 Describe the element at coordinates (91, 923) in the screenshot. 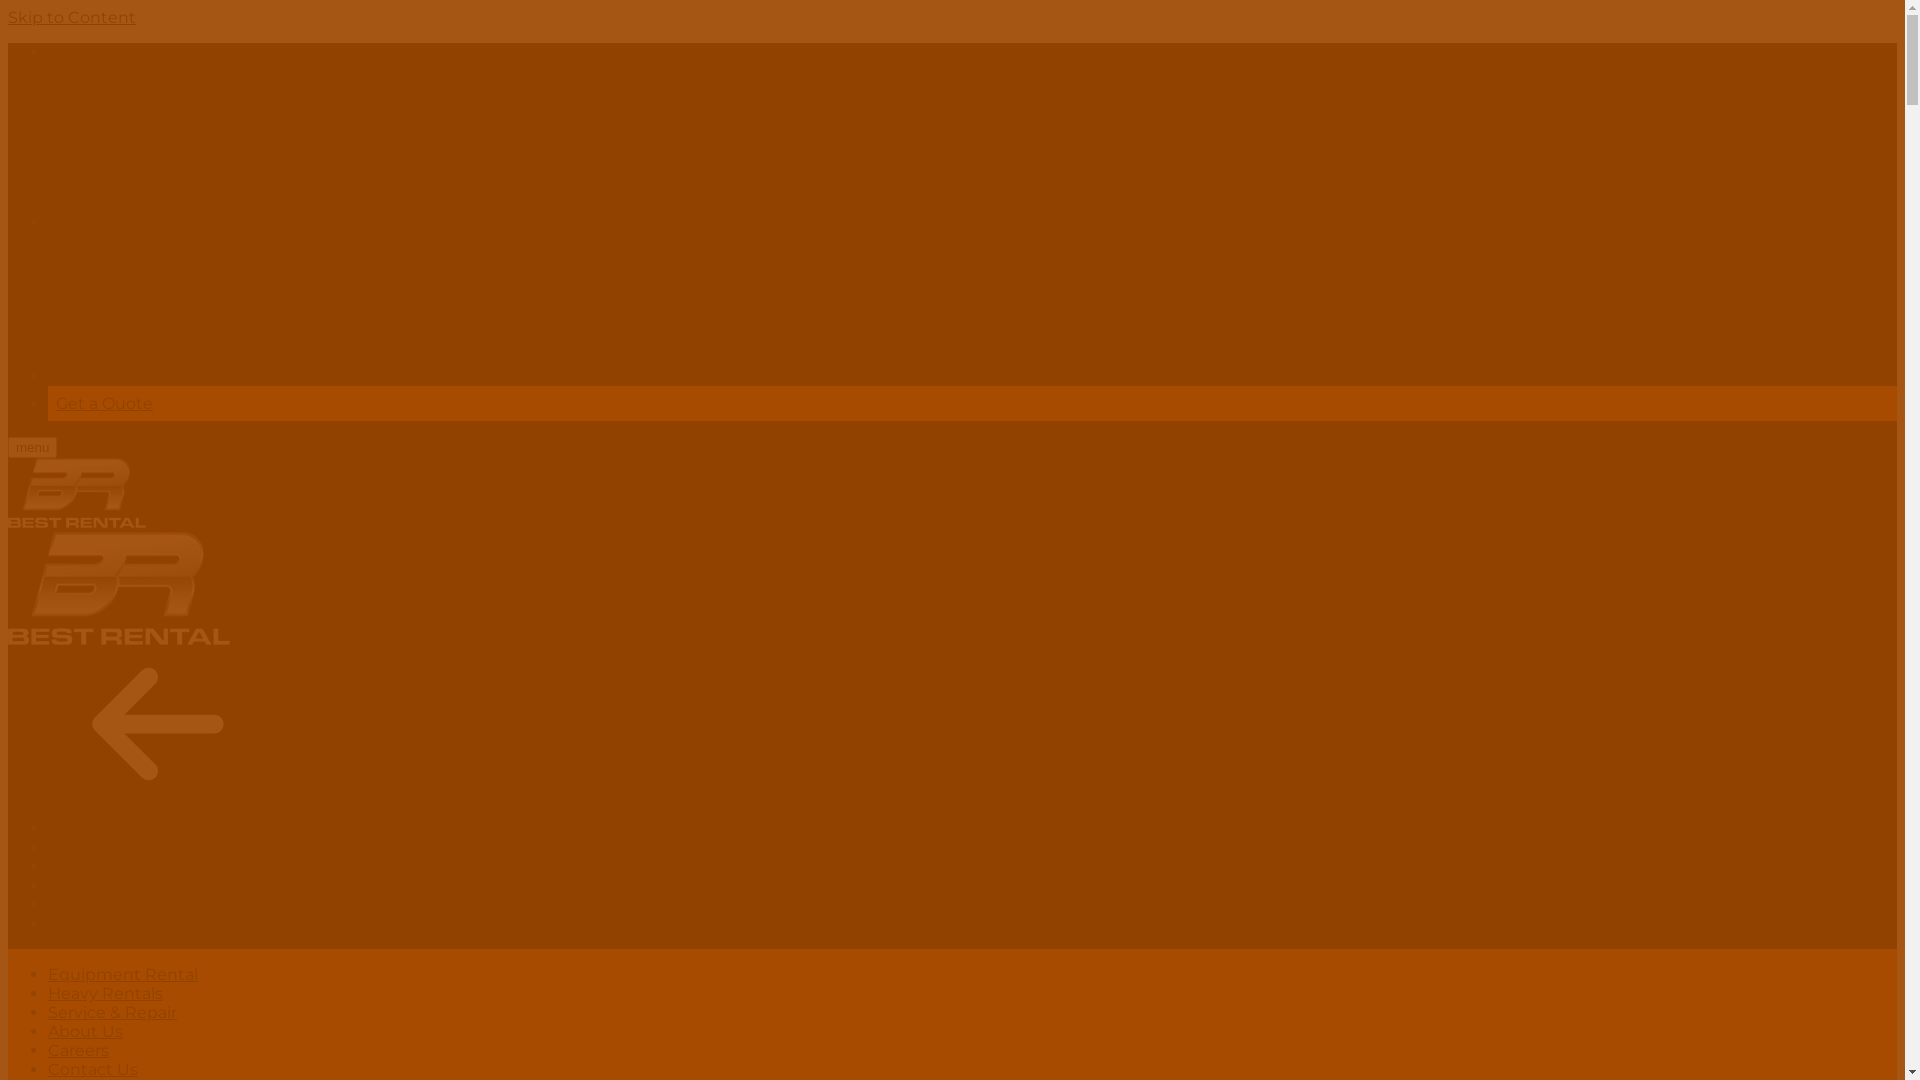

I see `'Contact Us'` at that location.